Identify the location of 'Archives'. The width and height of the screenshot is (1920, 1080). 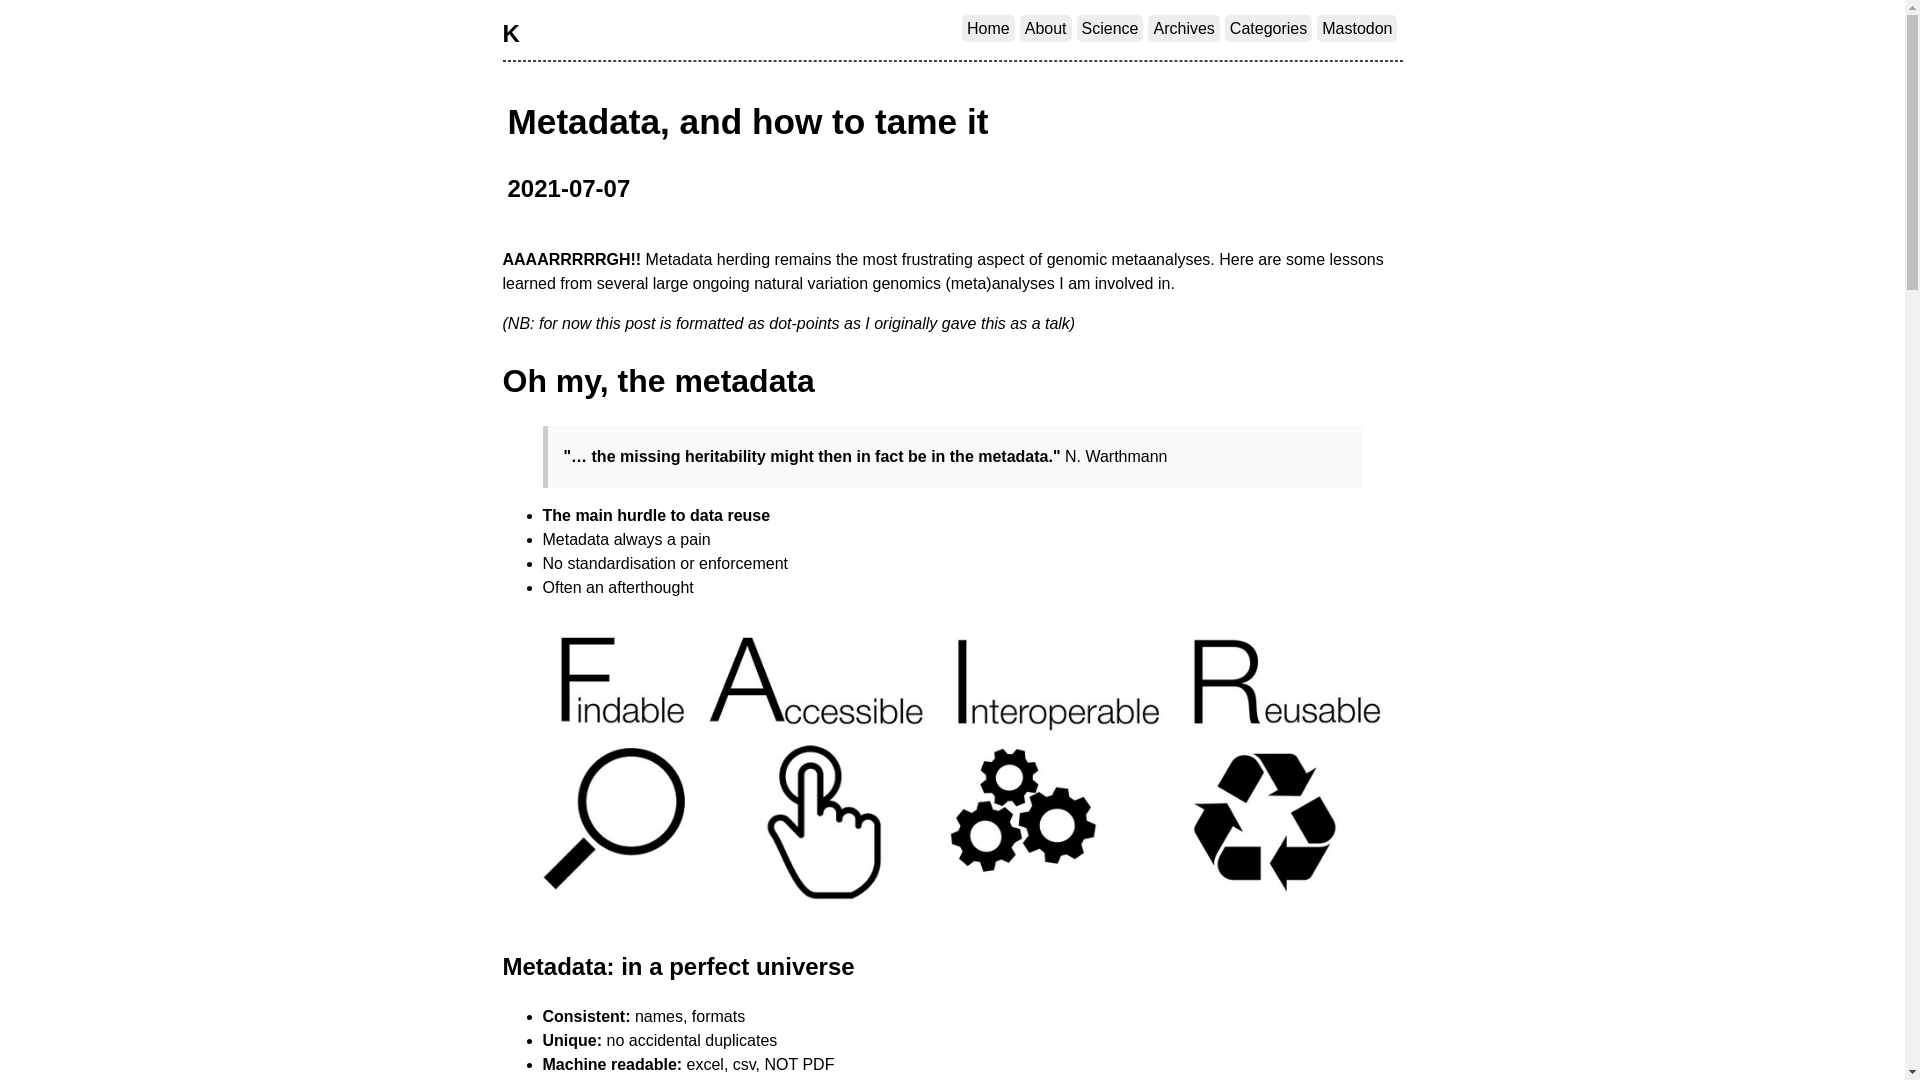
(1147, 28).